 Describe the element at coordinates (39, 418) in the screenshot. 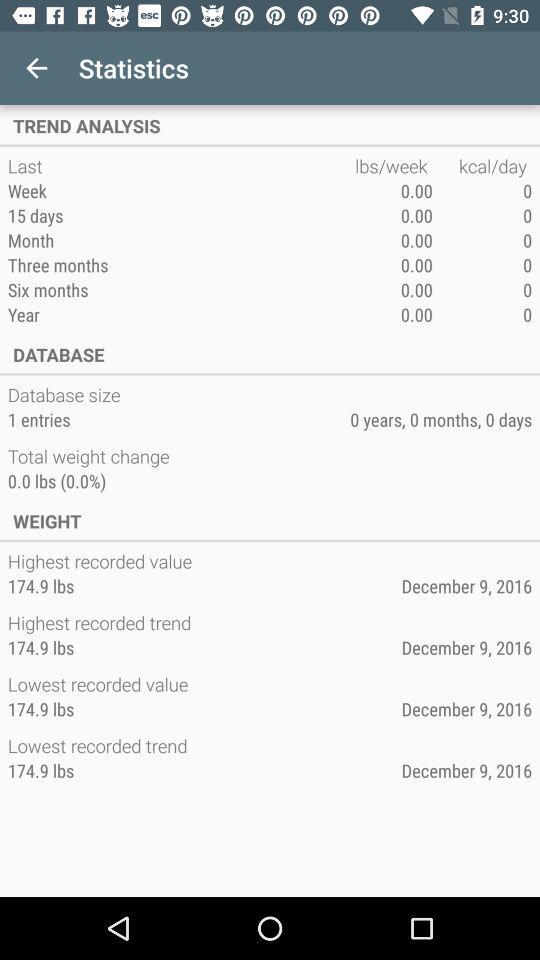

I see `the item above the total weight change` at that location.